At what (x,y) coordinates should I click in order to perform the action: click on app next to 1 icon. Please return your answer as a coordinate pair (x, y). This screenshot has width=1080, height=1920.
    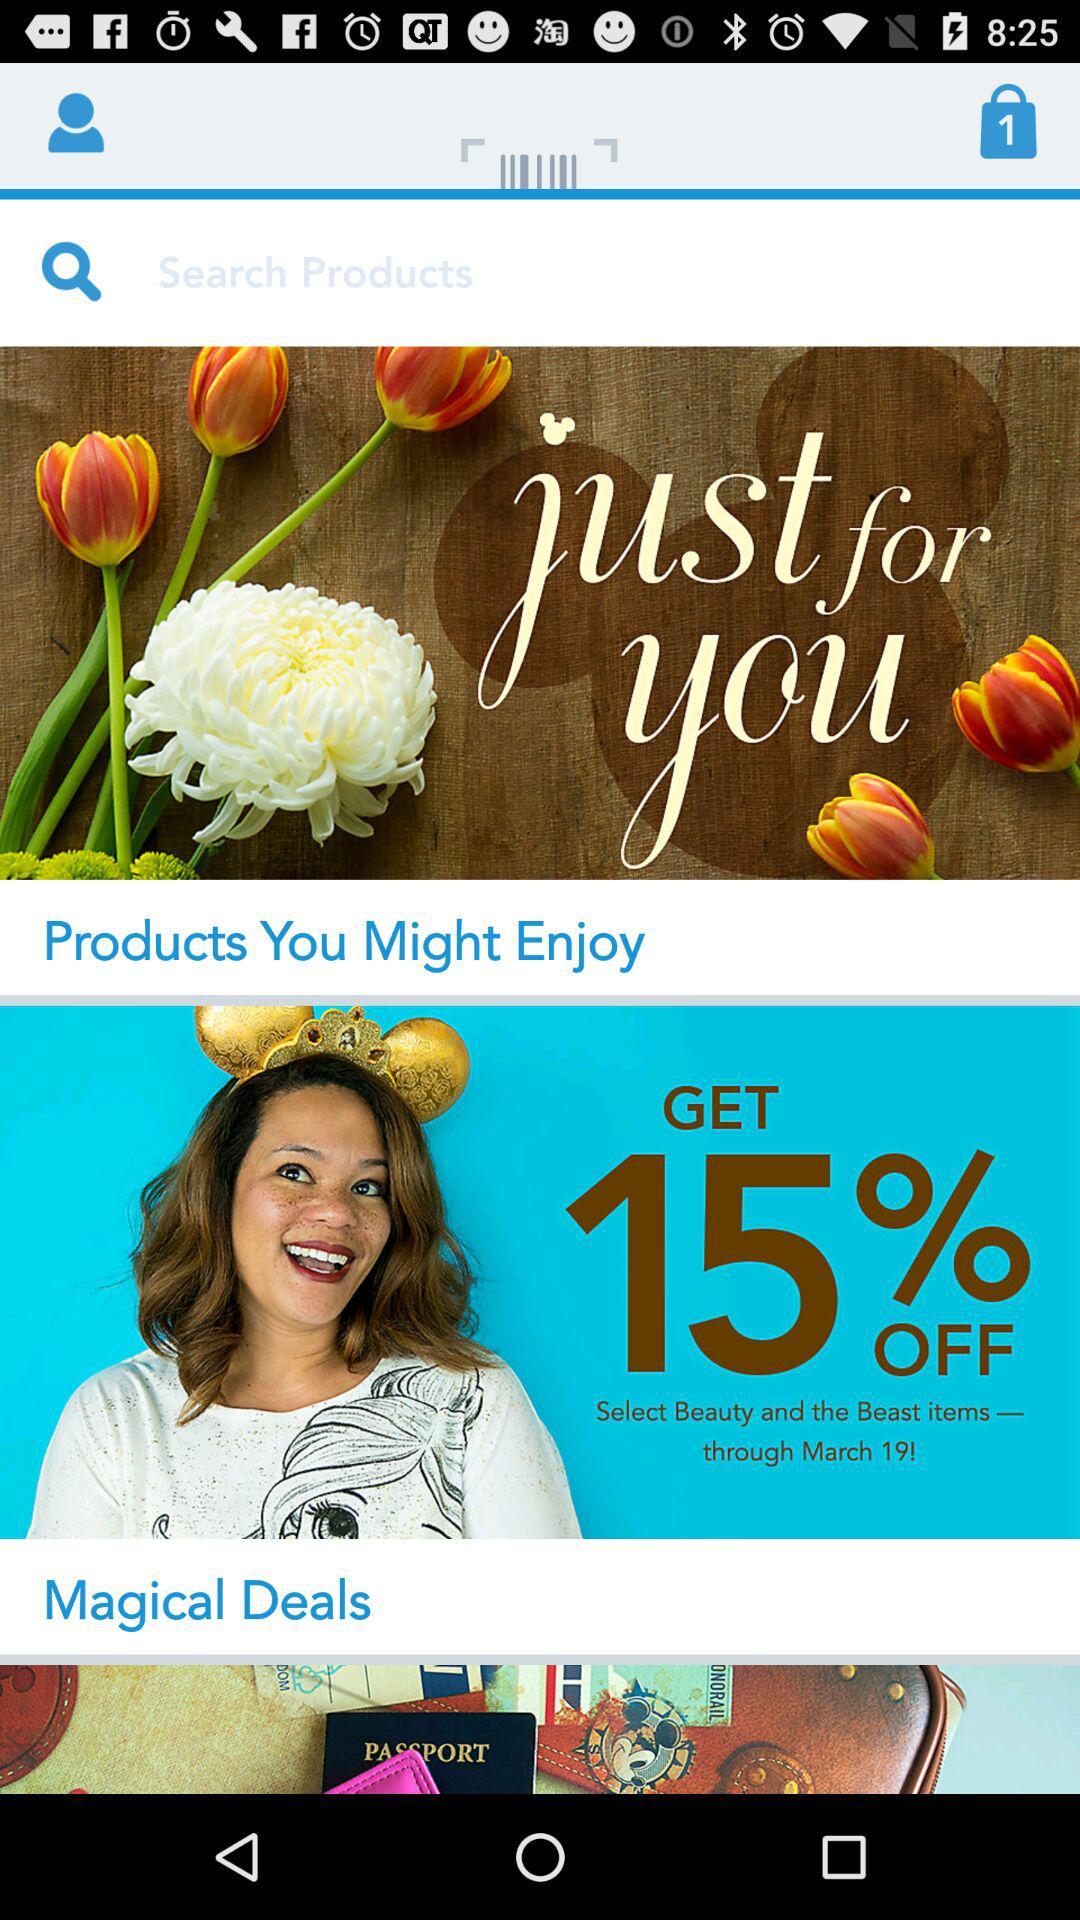
    Looking at the image, I should click on (540, 124).